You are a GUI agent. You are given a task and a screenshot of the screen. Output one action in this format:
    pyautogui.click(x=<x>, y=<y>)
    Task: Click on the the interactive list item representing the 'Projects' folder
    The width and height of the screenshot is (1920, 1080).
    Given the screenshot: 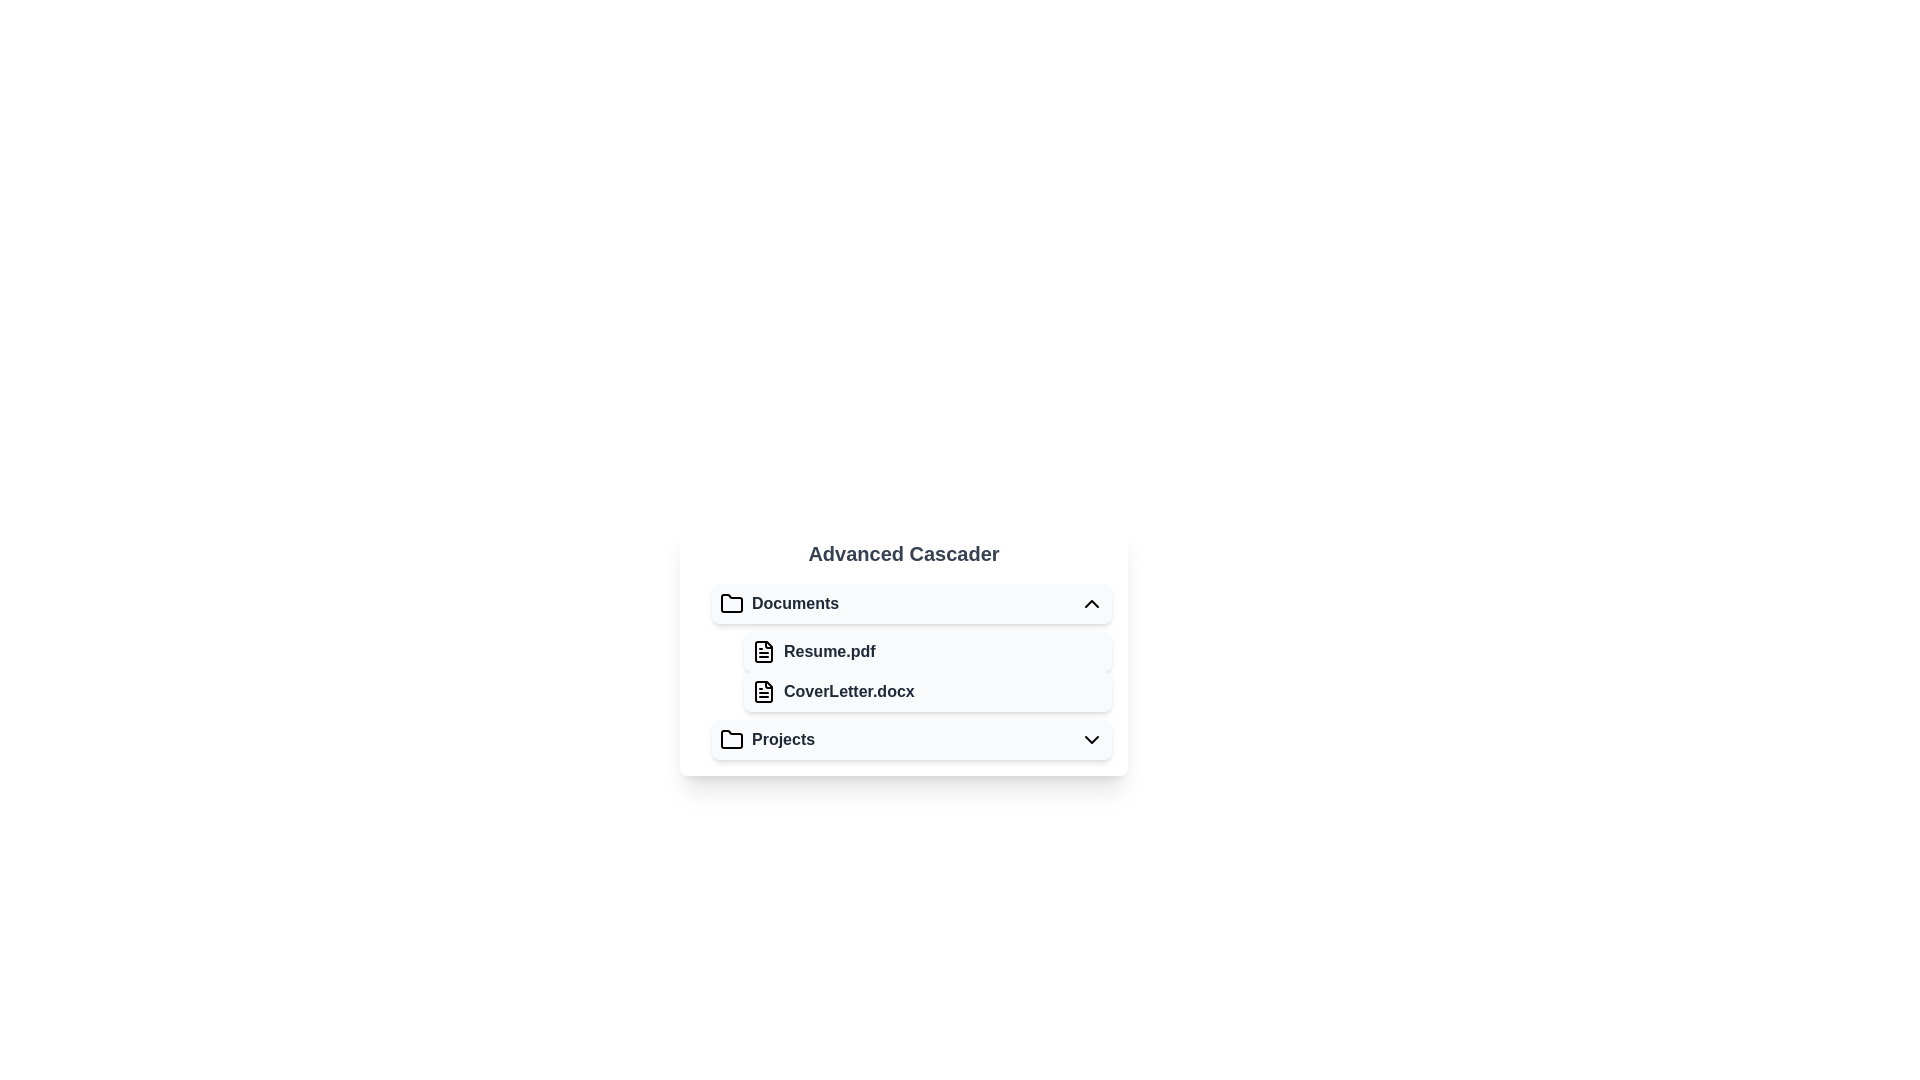 What is the action you would take?
    pyautogui.click(x=902, y=740)
    